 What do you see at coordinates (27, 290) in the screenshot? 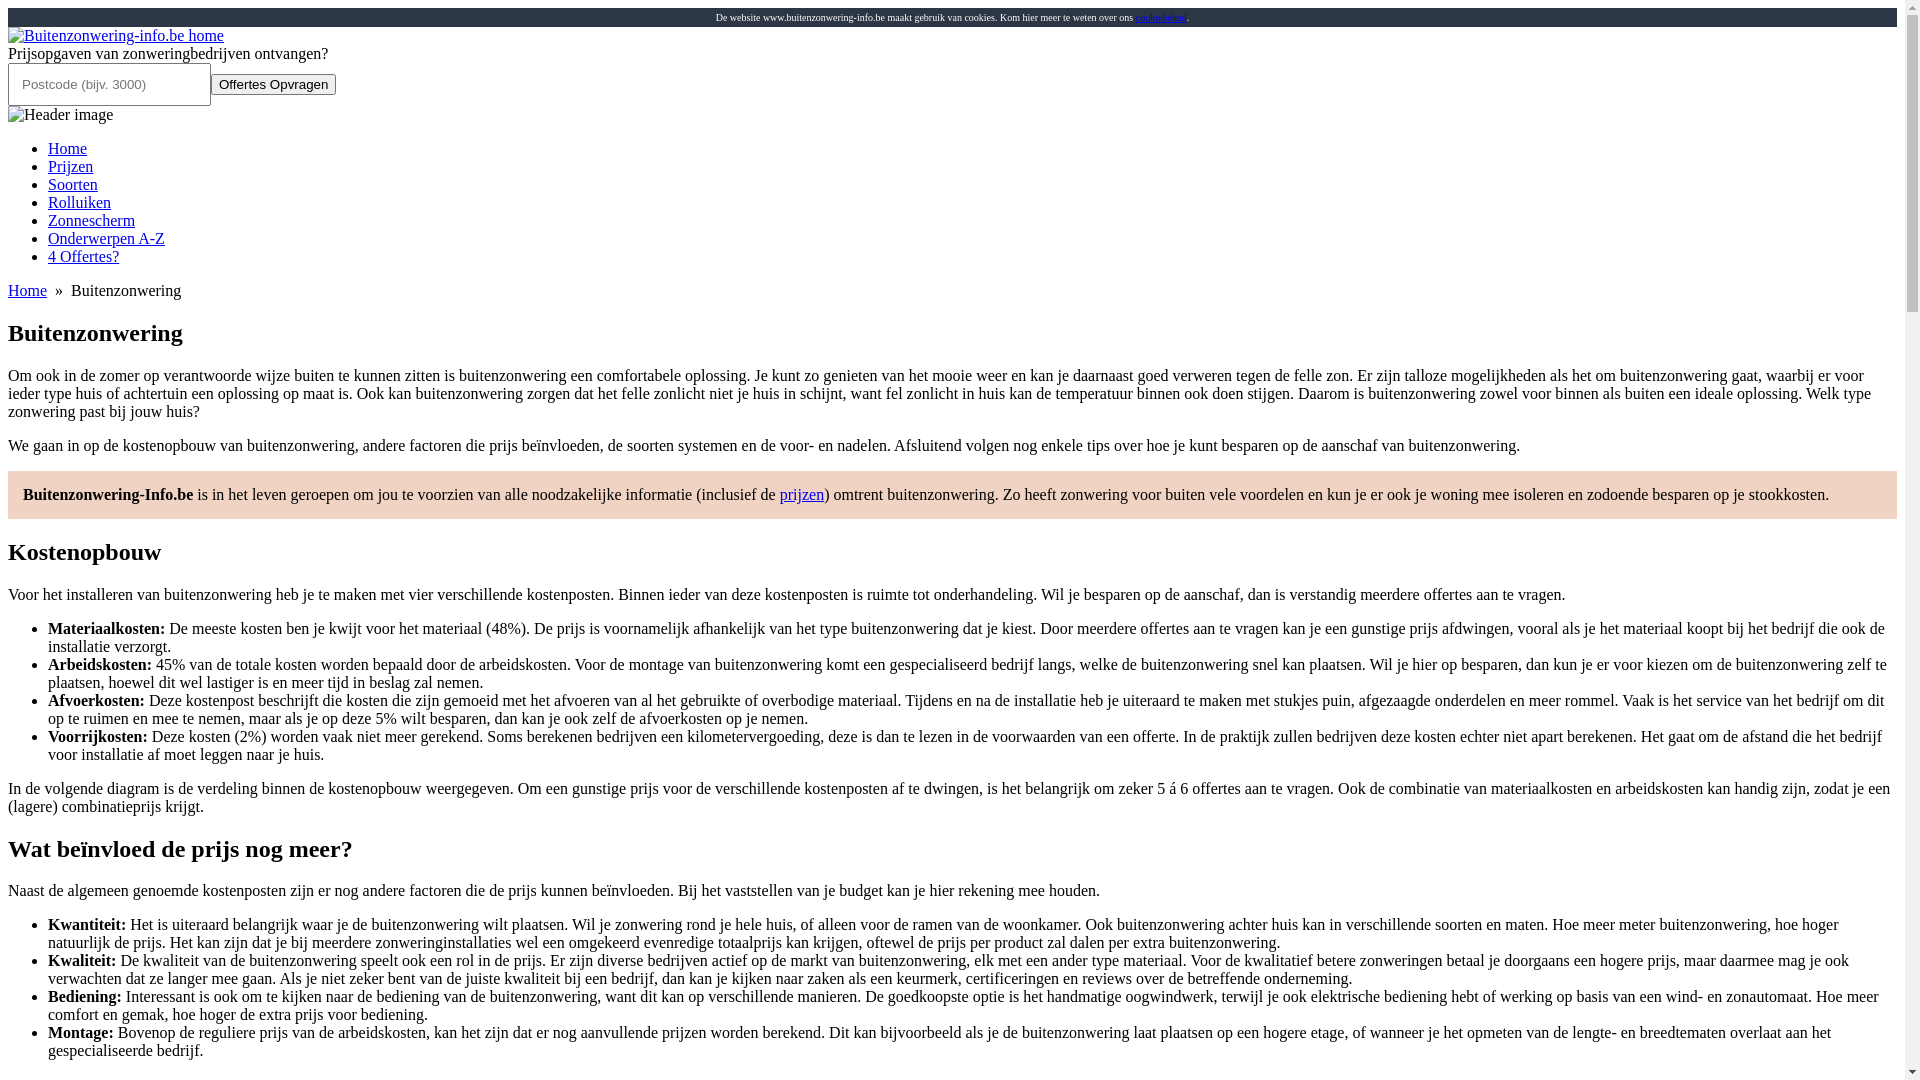
I see `'Home'` at bounding box center [27, 290].